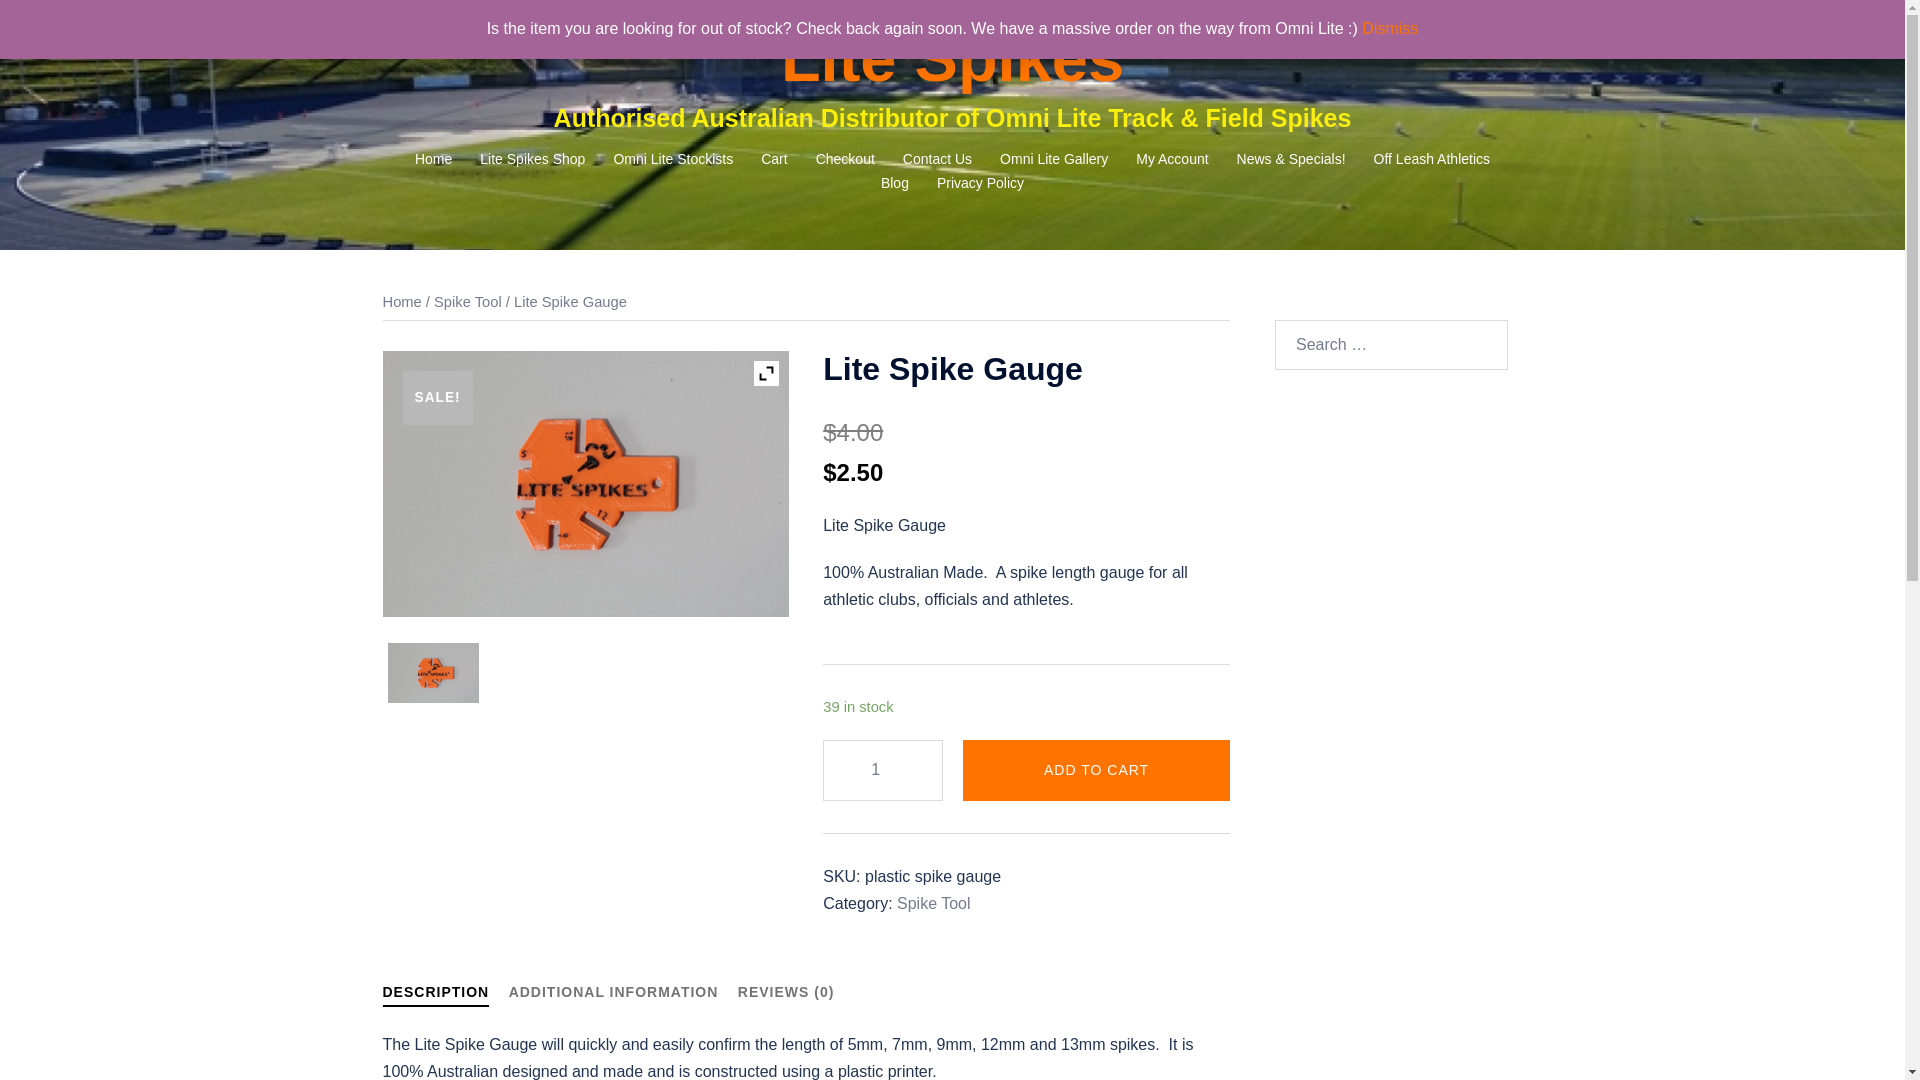  What do you see at coordinates (933, 903) in the screenshot?
I see `'Spike Tool'` at bounding box center [933, 903].